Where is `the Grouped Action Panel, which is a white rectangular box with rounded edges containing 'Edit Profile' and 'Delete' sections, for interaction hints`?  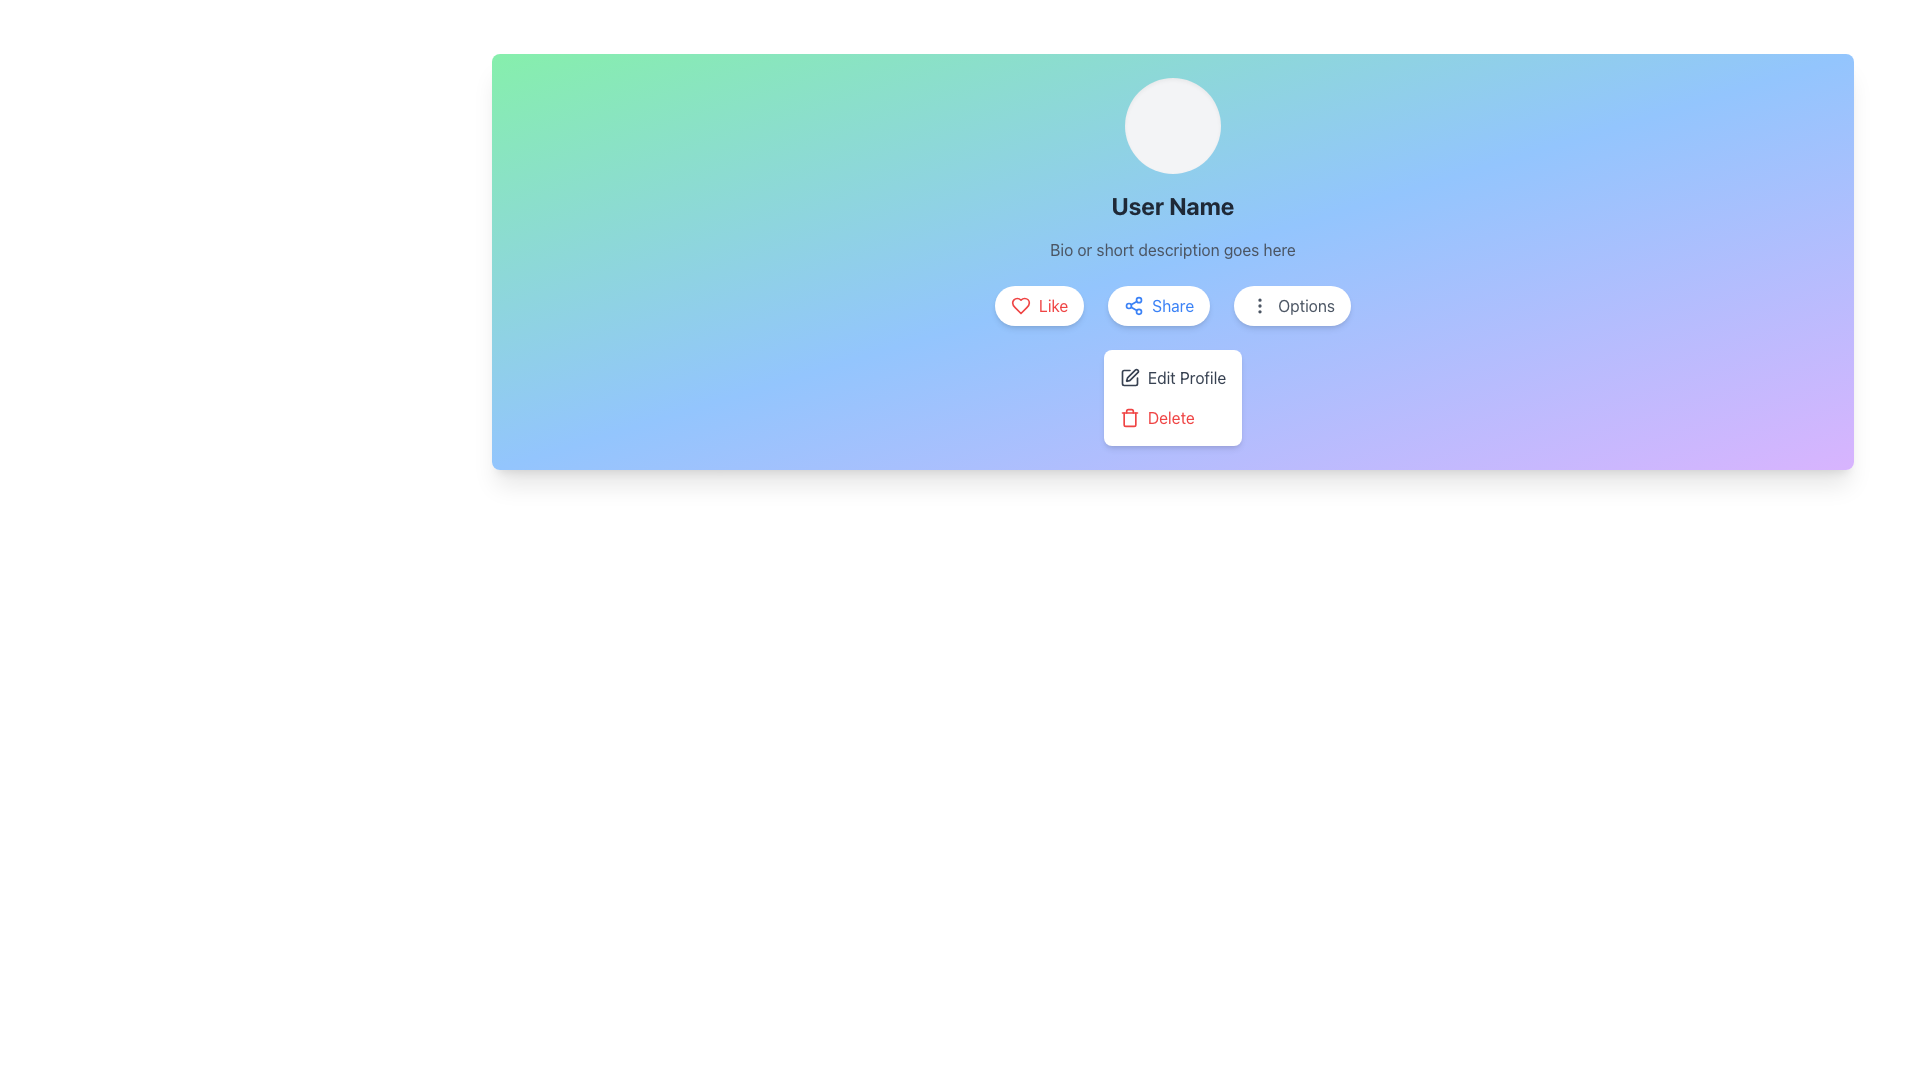
the Grouped Action Panel, which is a white rectangular box with rounded edges containing 'Edit Profile' and 'Delete' sections, for interaction hints is located at coordinates (1172, 397).